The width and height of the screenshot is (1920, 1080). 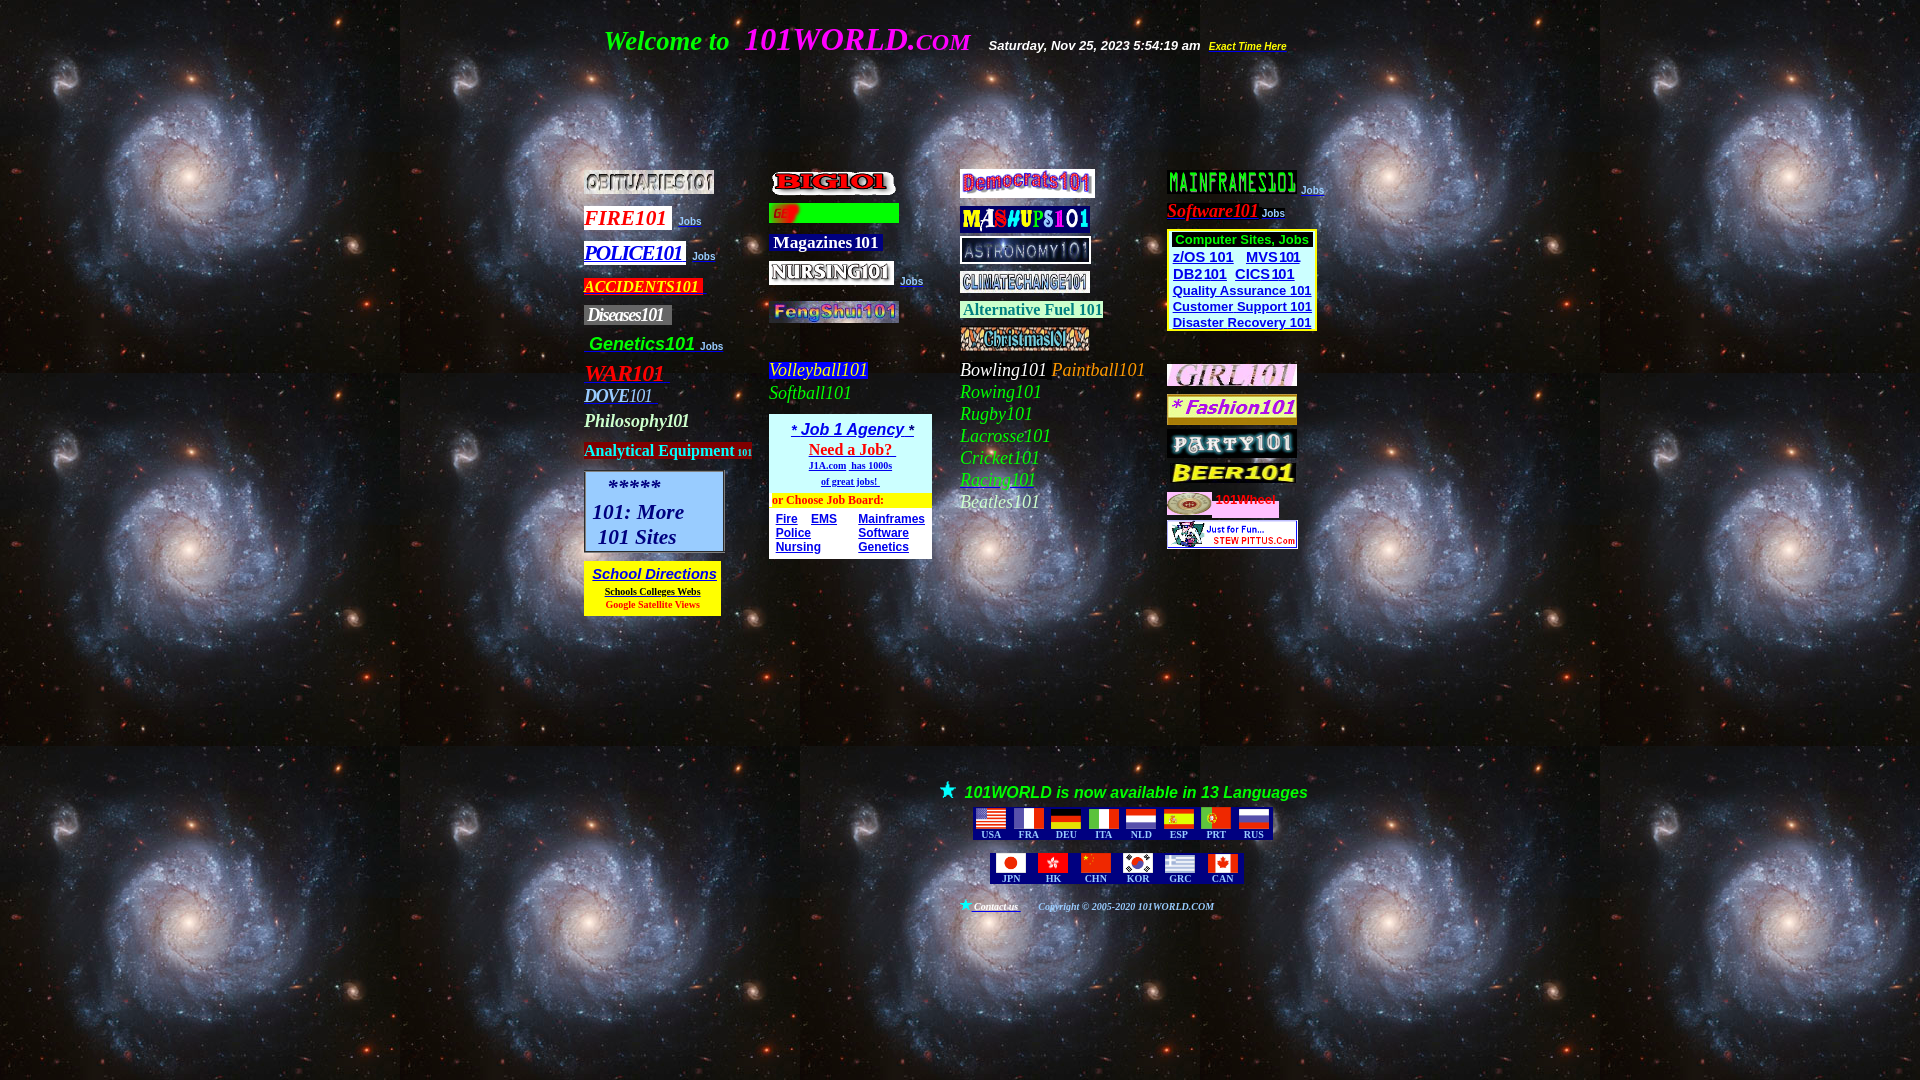 What do you see at coordinates (583, 286) in the screenshot?
I see `'ACCIDENTS101  '` at bounding box center [583, 286].